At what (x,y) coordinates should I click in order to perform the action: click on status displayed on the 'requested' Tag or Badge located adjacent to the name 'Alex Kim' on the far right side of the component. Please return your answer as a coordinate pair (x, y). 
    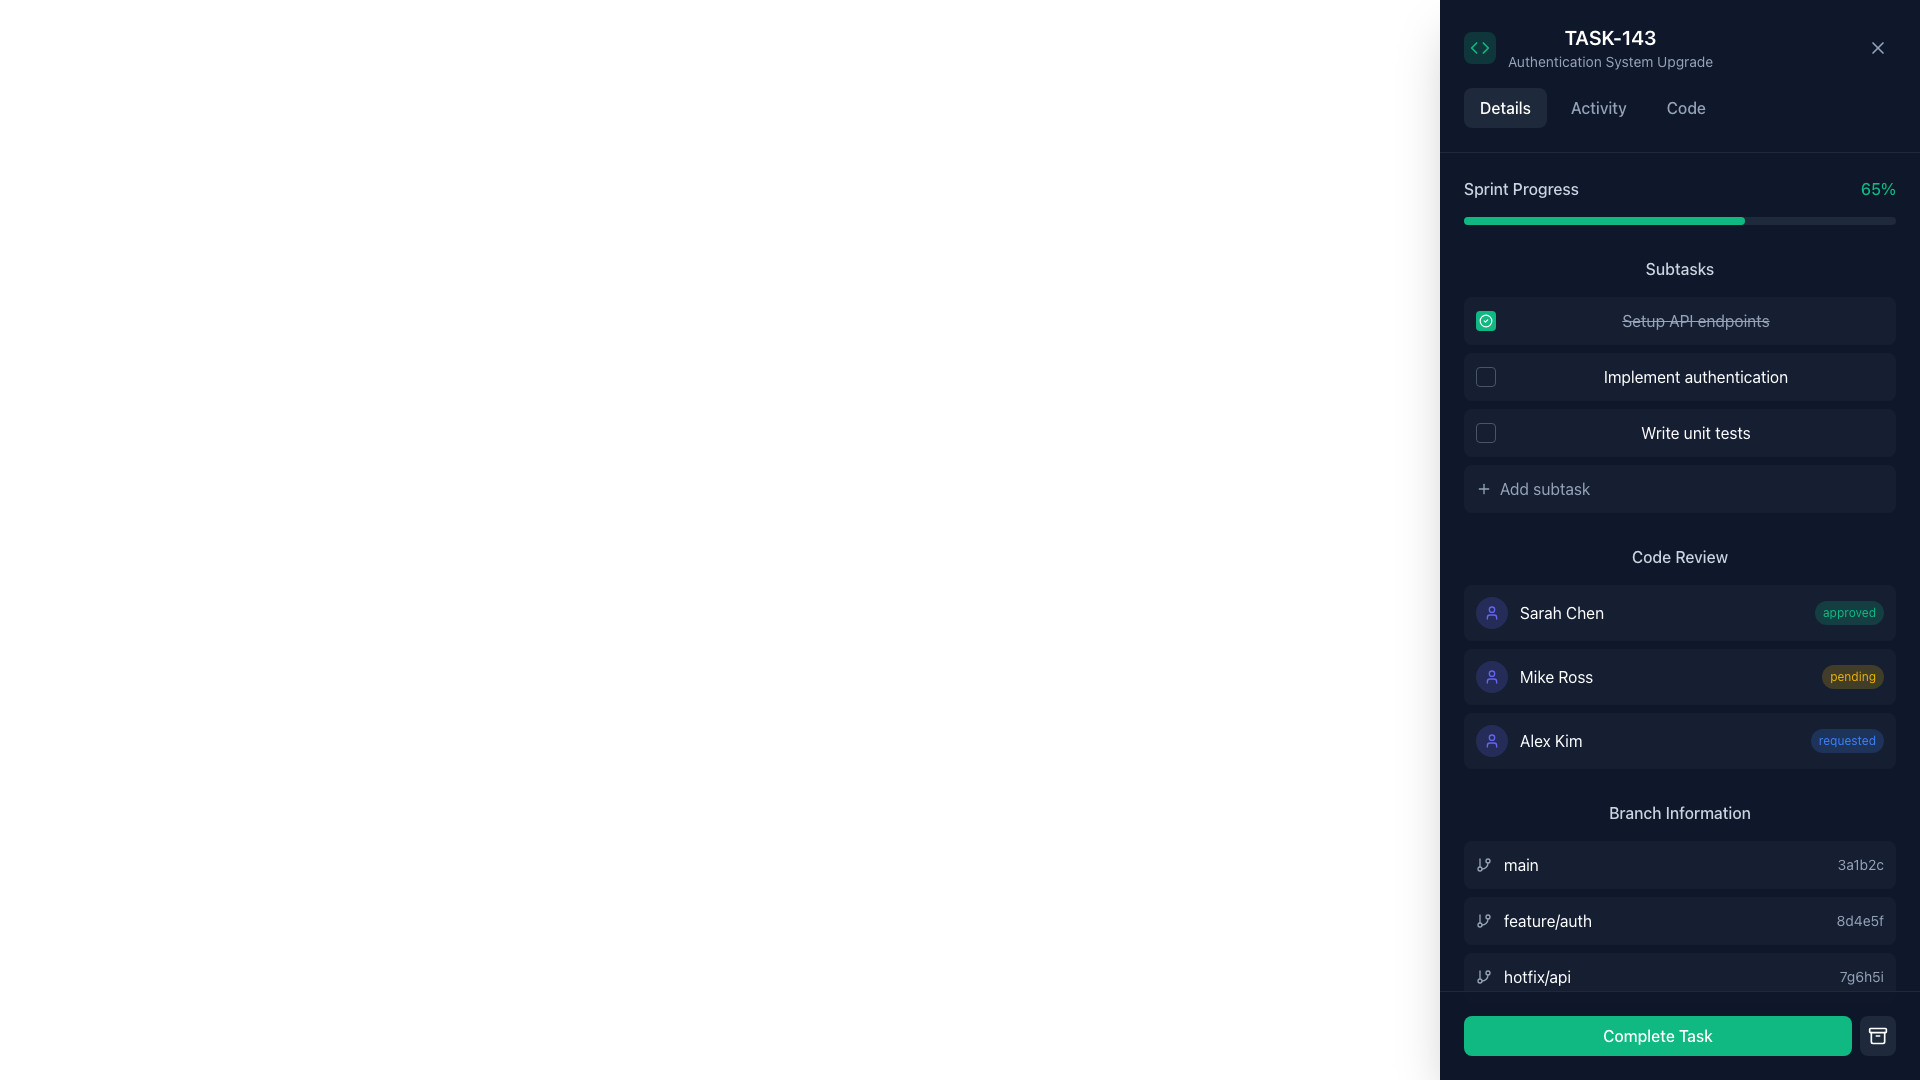
    Looking at the image, I should click on (1846, 740).